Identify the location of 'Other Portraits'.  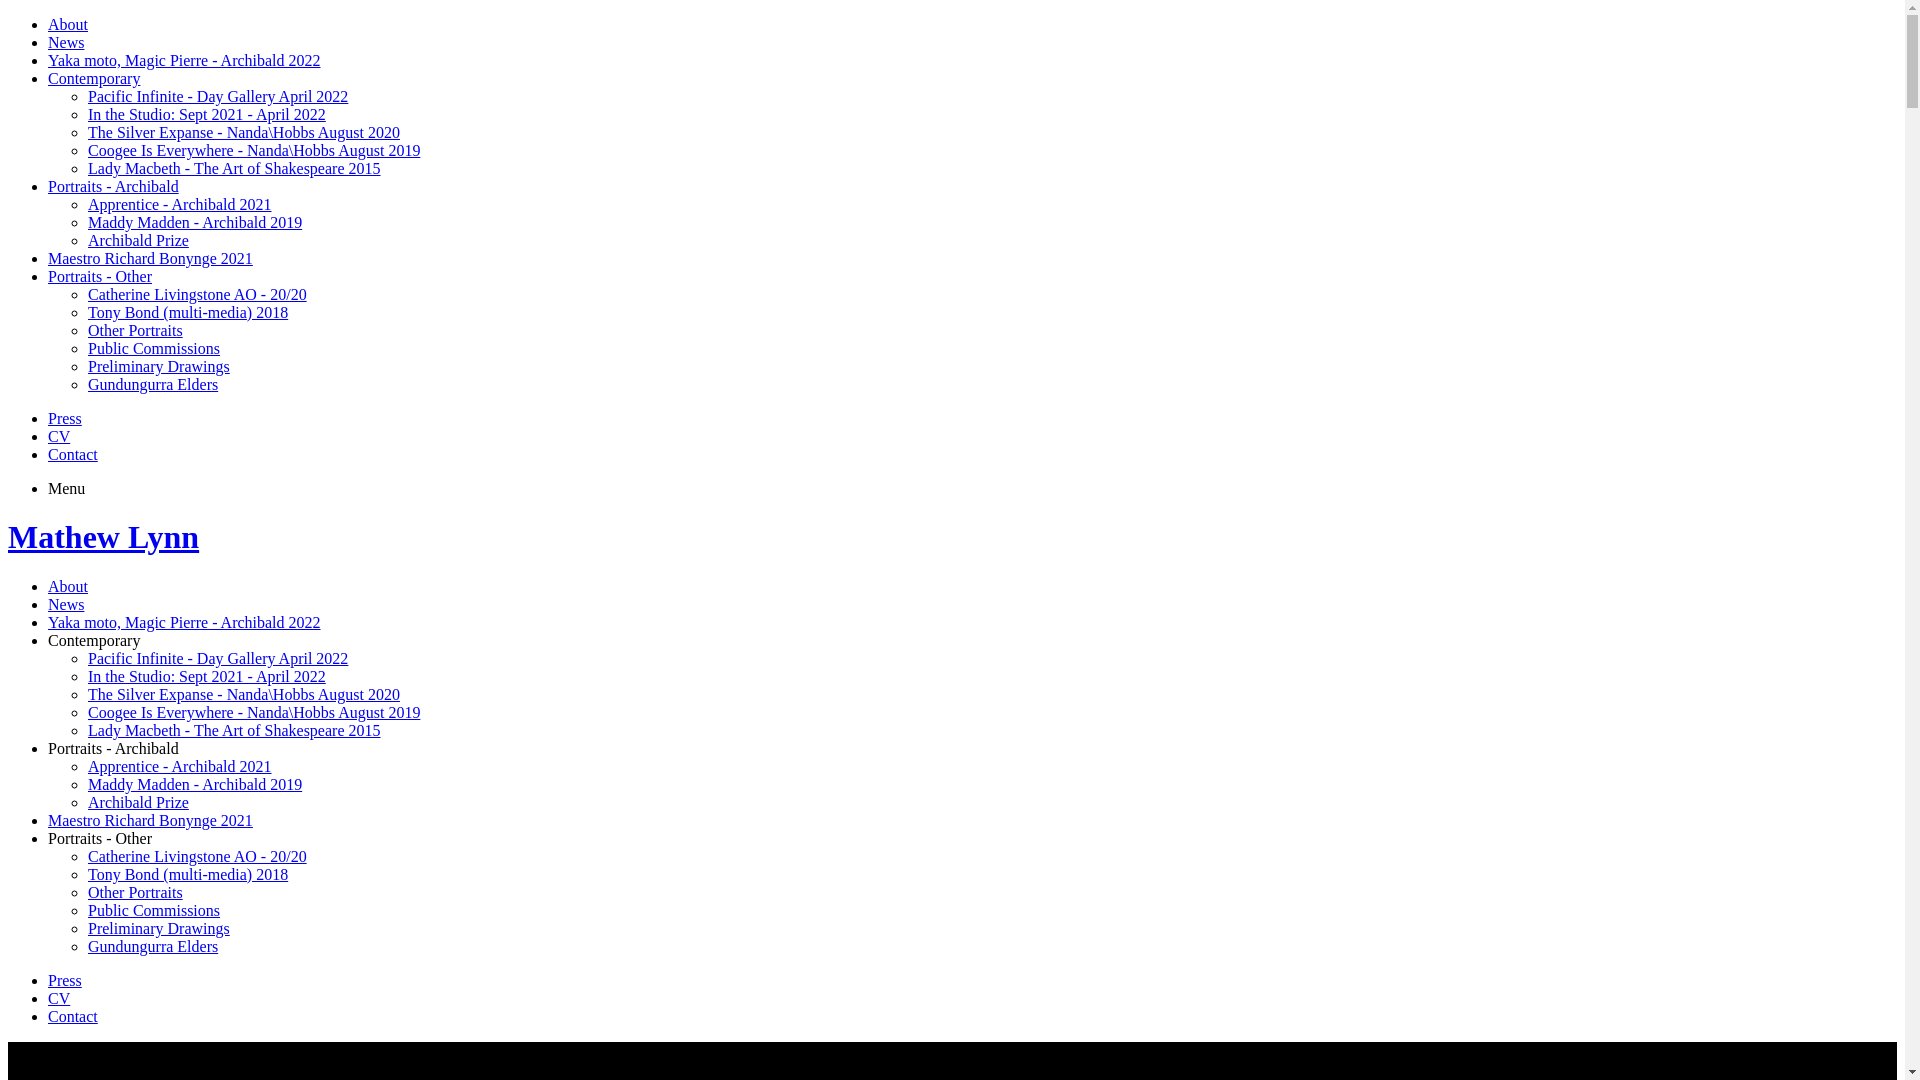
(86, 329).